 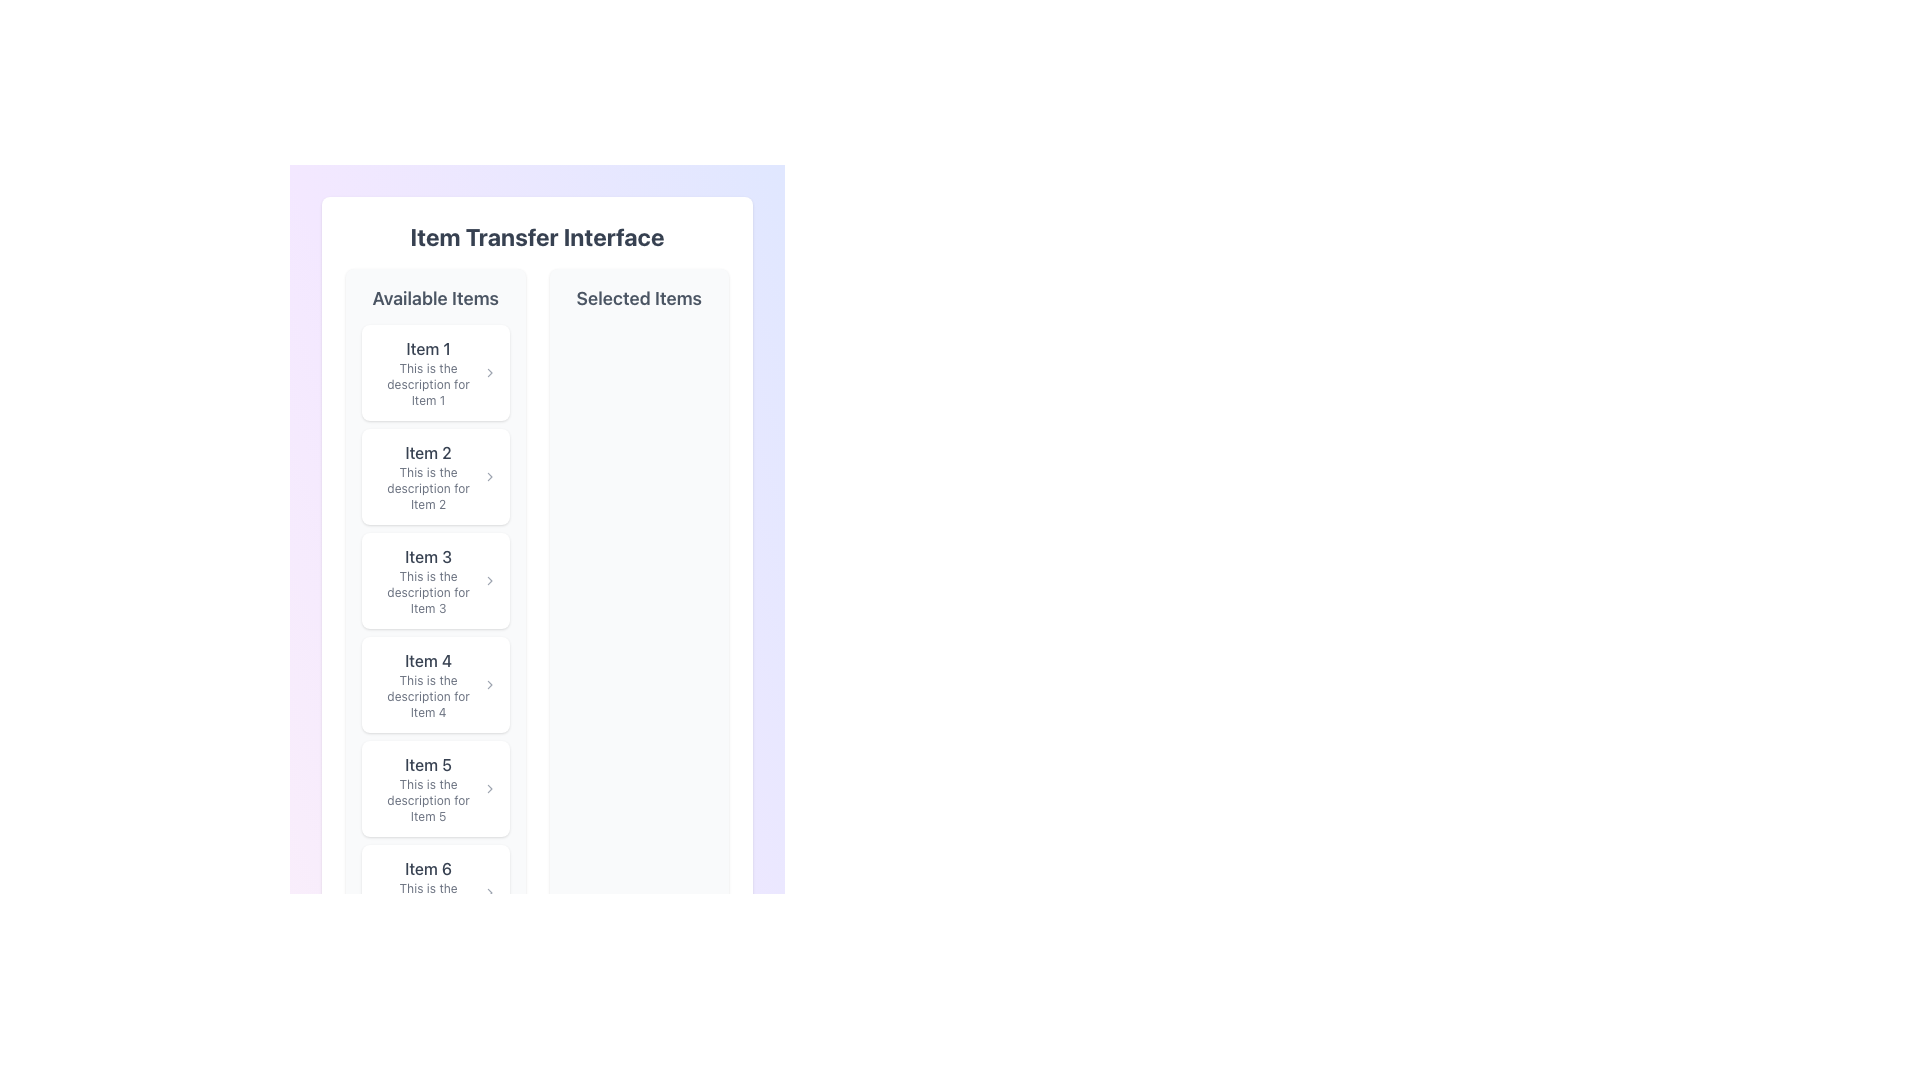 What do you see at coordinates (427, 556) in the screenshot?
I see `the Text label identifying item number '3' in the left panel under 'Available Items'` at bounding box center [427, 556].